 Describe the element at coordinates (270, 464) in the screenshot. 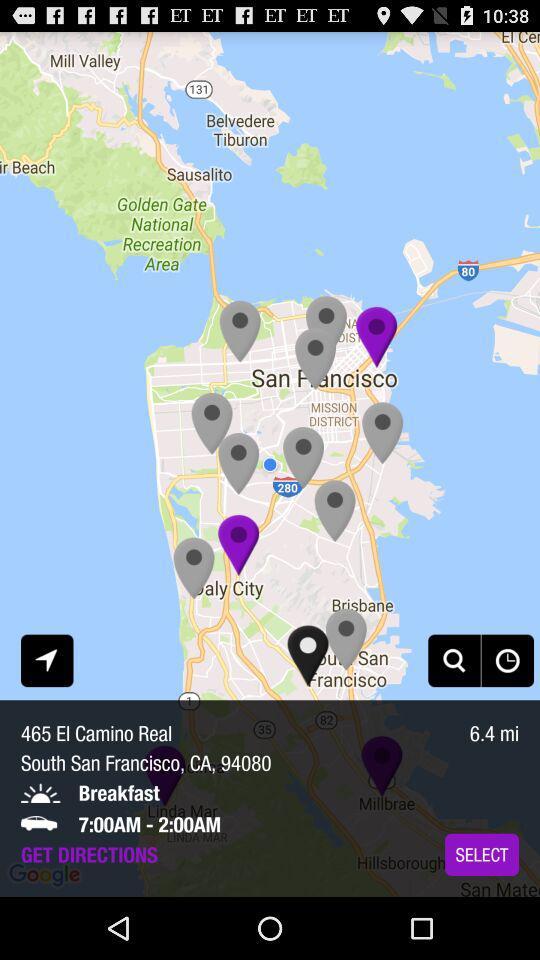

I see `icon at the center` at that location.